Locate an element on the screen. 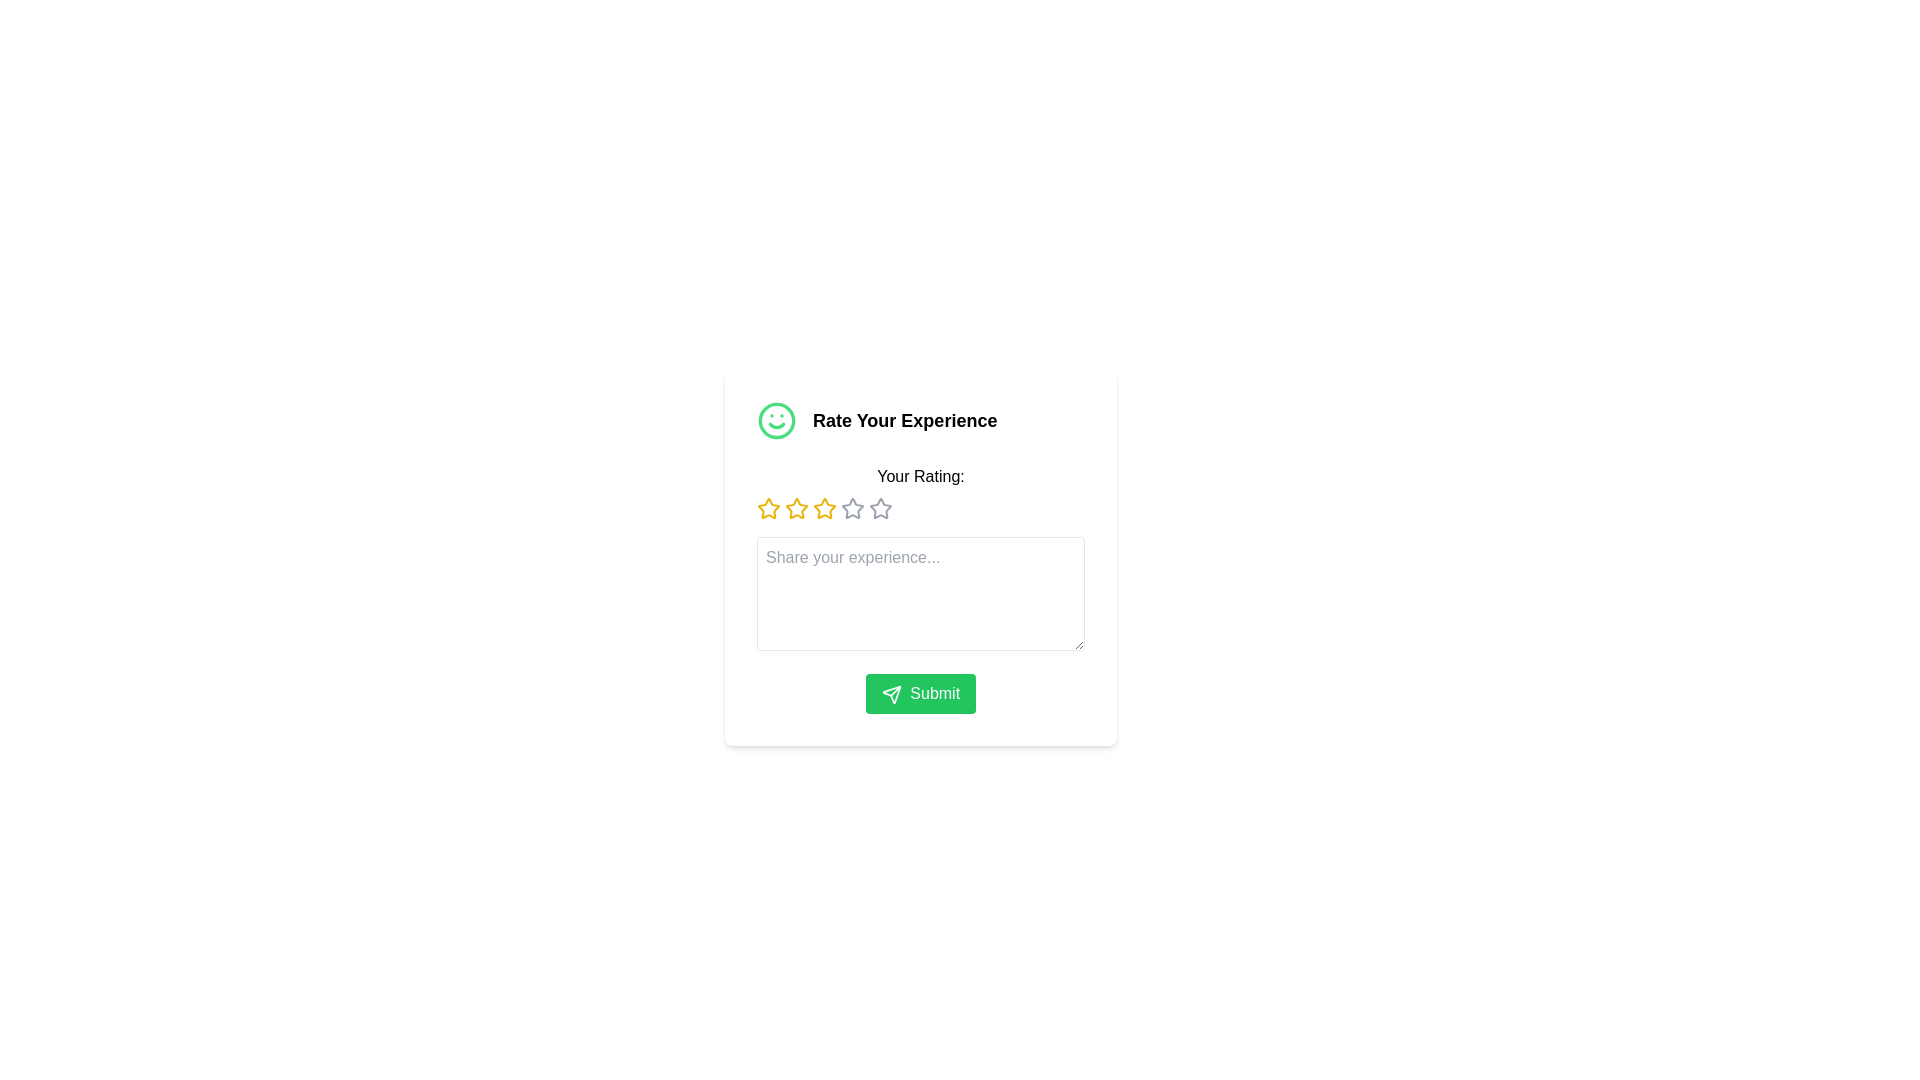 The image size is (1920, 1080). the green 'Submit' button that contains the icon for submitting user feedback is located at coordinates (890, 693).